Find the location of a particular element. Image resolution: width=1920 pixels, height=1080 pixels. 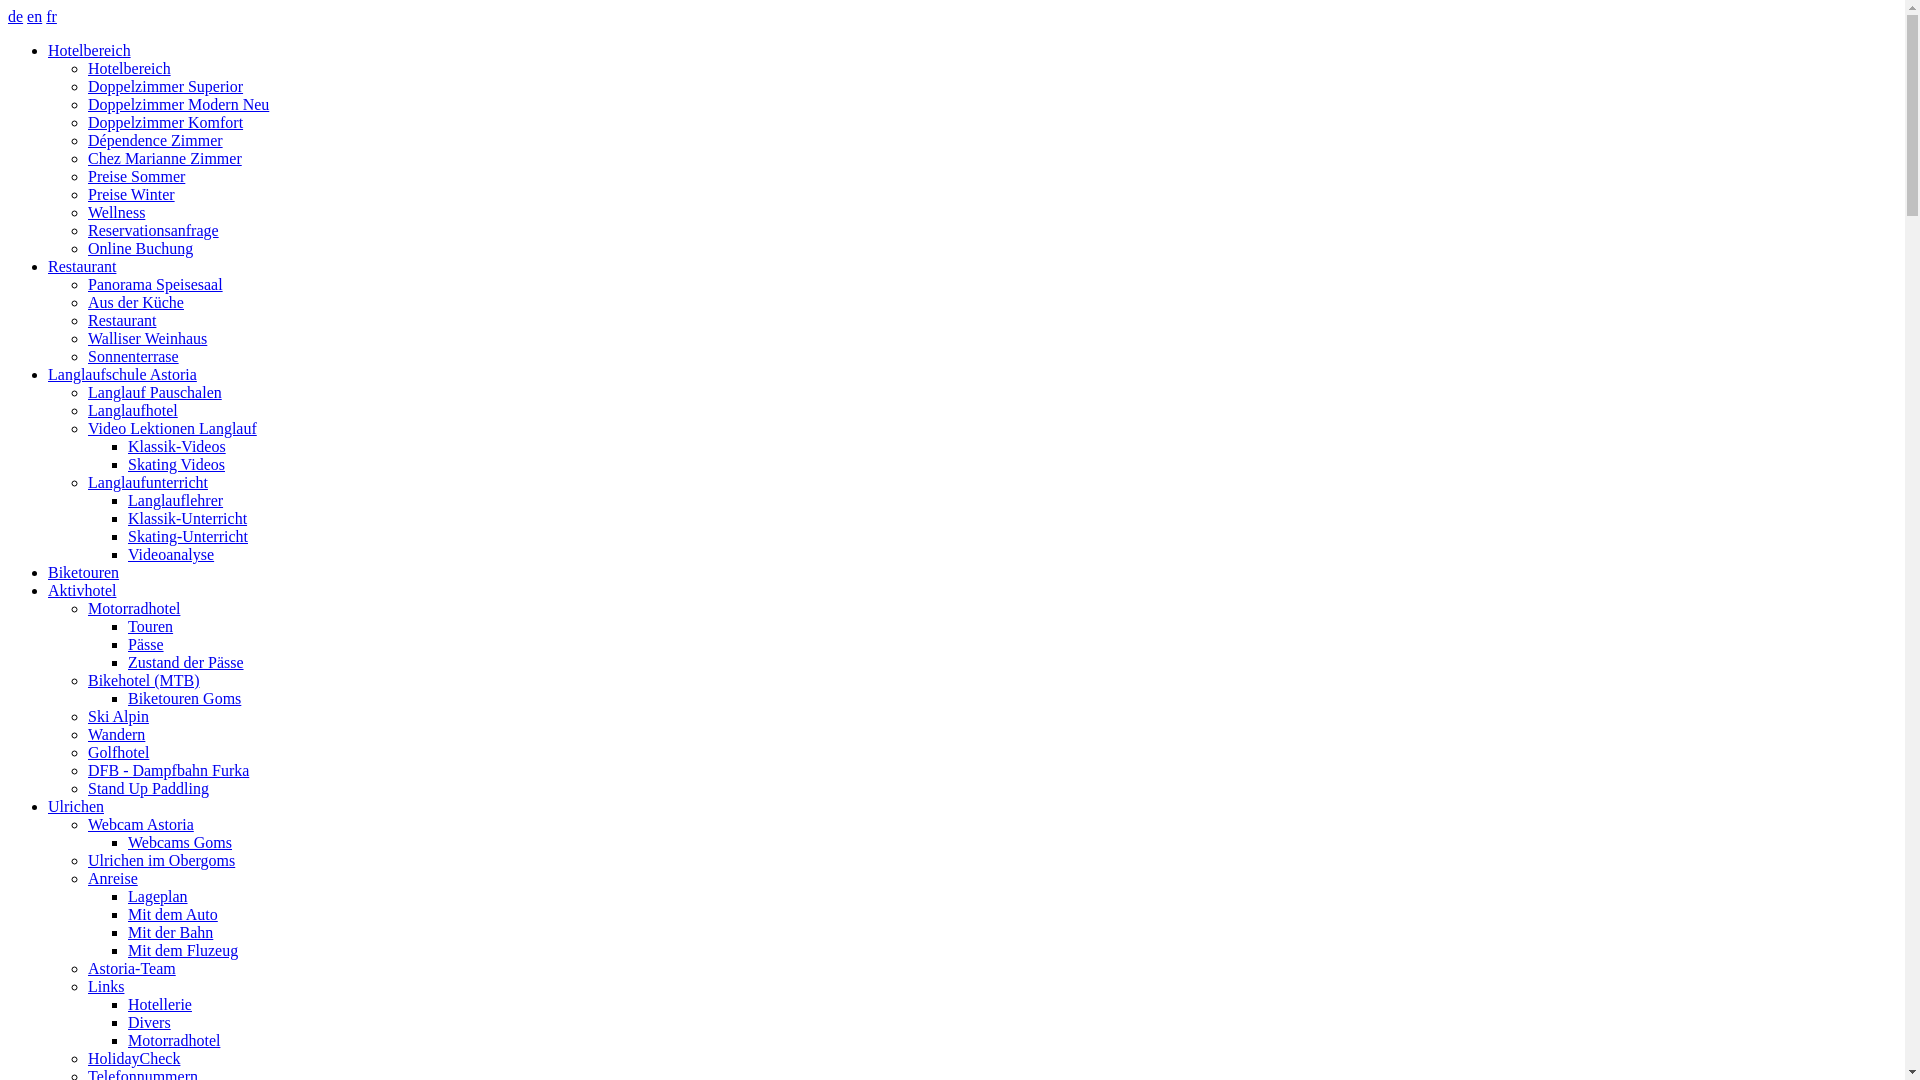

'Skating-Unterricht' is located at coordinates (187, 535).